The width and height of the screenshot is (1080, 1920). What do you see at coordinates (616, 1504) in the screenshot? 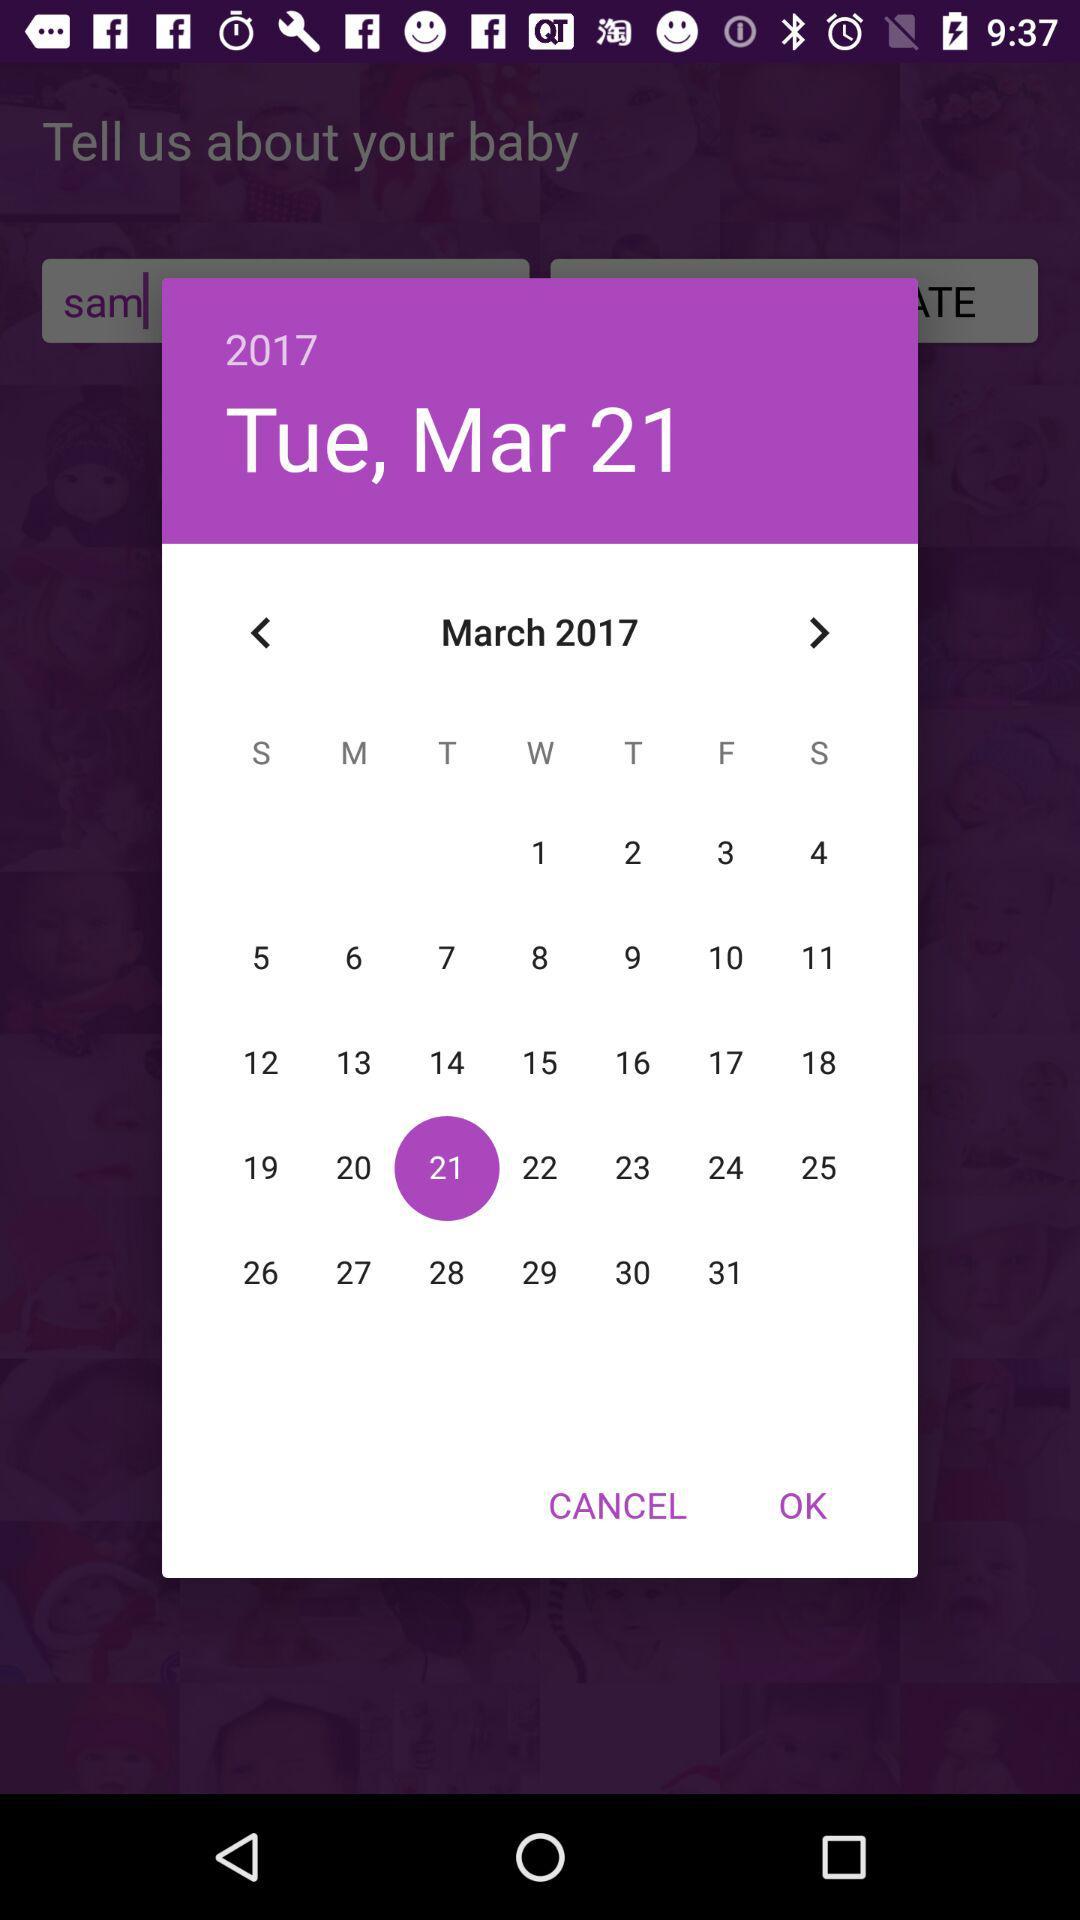
I see `the cancel` at bounding box center [616, 1504].